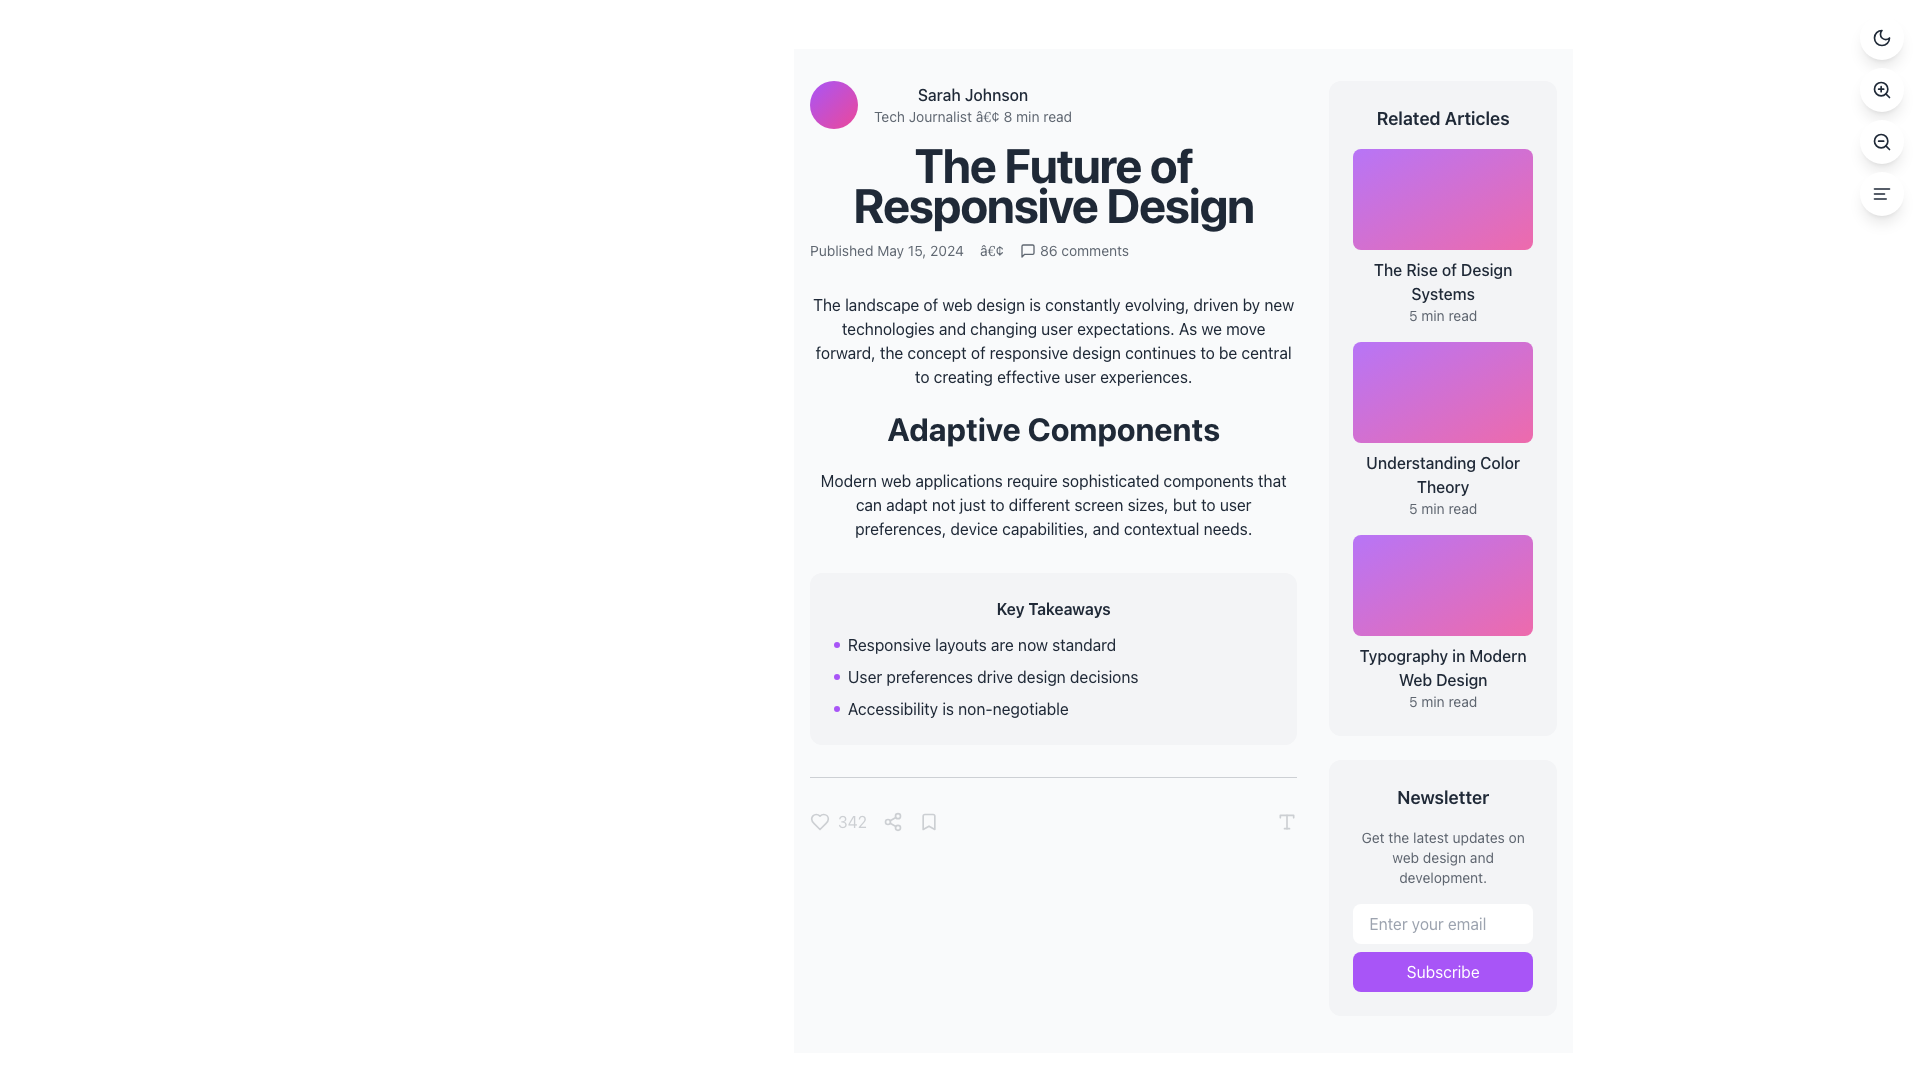 This screenshot has height=1080, width=1920. I want to click on the static text element displaying 'Understanding Color Theory' to observe the hover effects that change its color to purple, so click(1443, 475).